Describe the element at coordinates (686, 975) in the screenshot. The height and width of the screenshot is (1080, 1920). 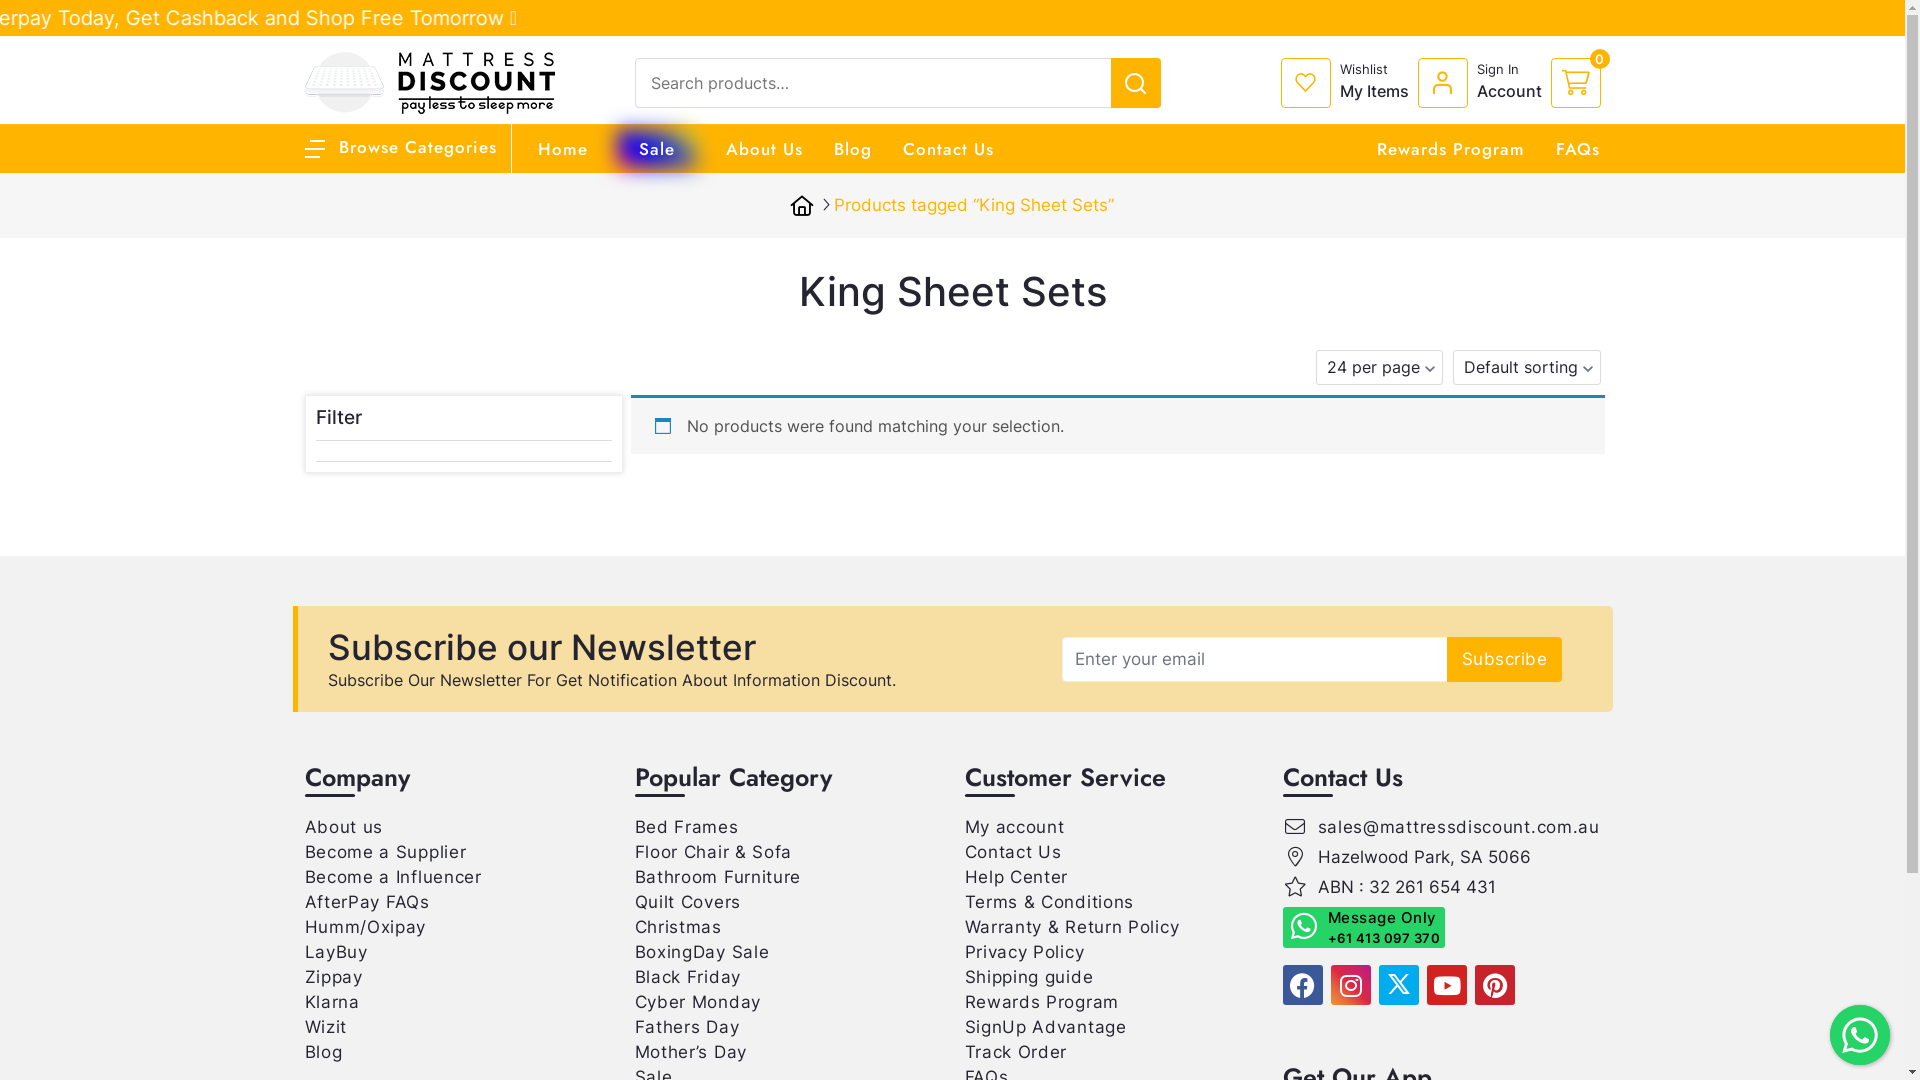
I see `'Black Friday'` at that location.